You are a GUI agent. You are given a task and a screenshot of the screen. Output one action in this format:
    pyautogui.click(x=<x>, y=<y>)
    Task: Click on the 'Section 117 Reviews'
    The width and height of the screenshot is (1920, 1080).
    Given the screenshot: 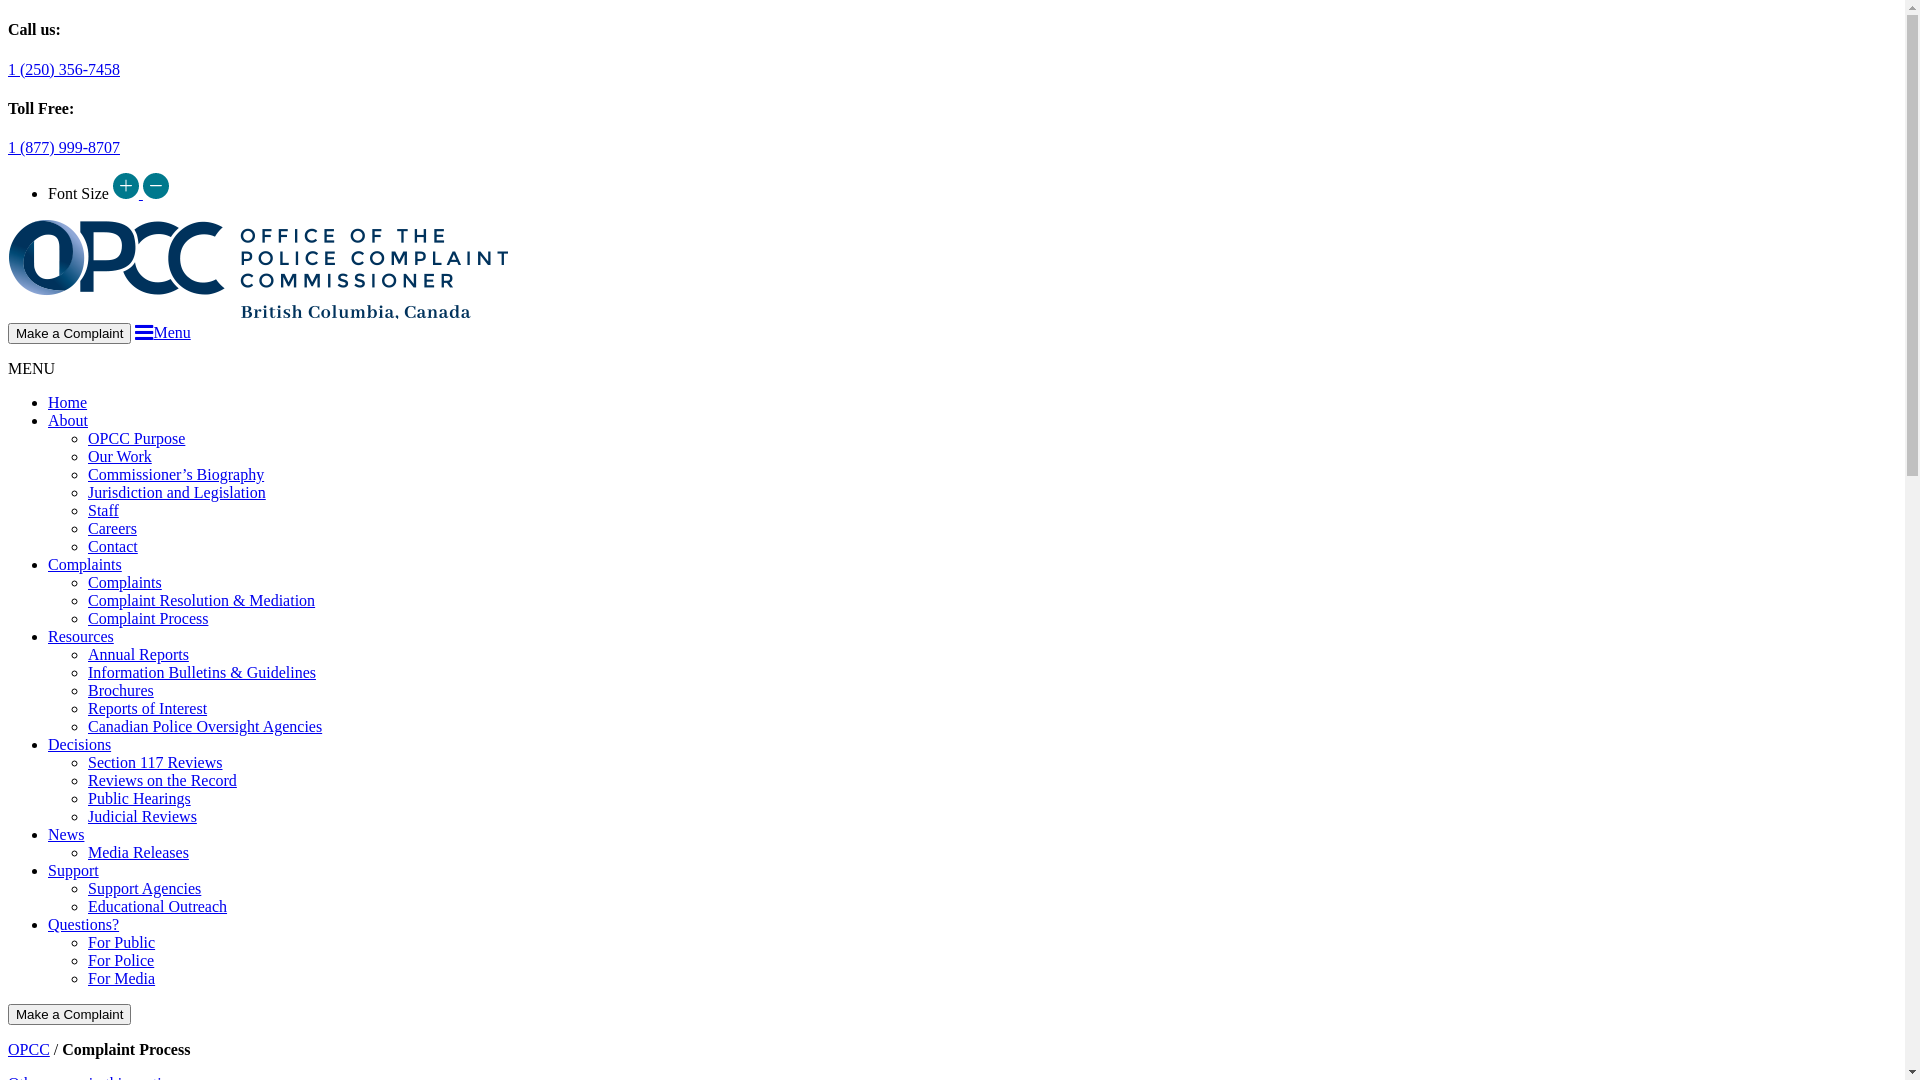 What is the action you would take?
    pyautogui.click(x=154, y=762)
    